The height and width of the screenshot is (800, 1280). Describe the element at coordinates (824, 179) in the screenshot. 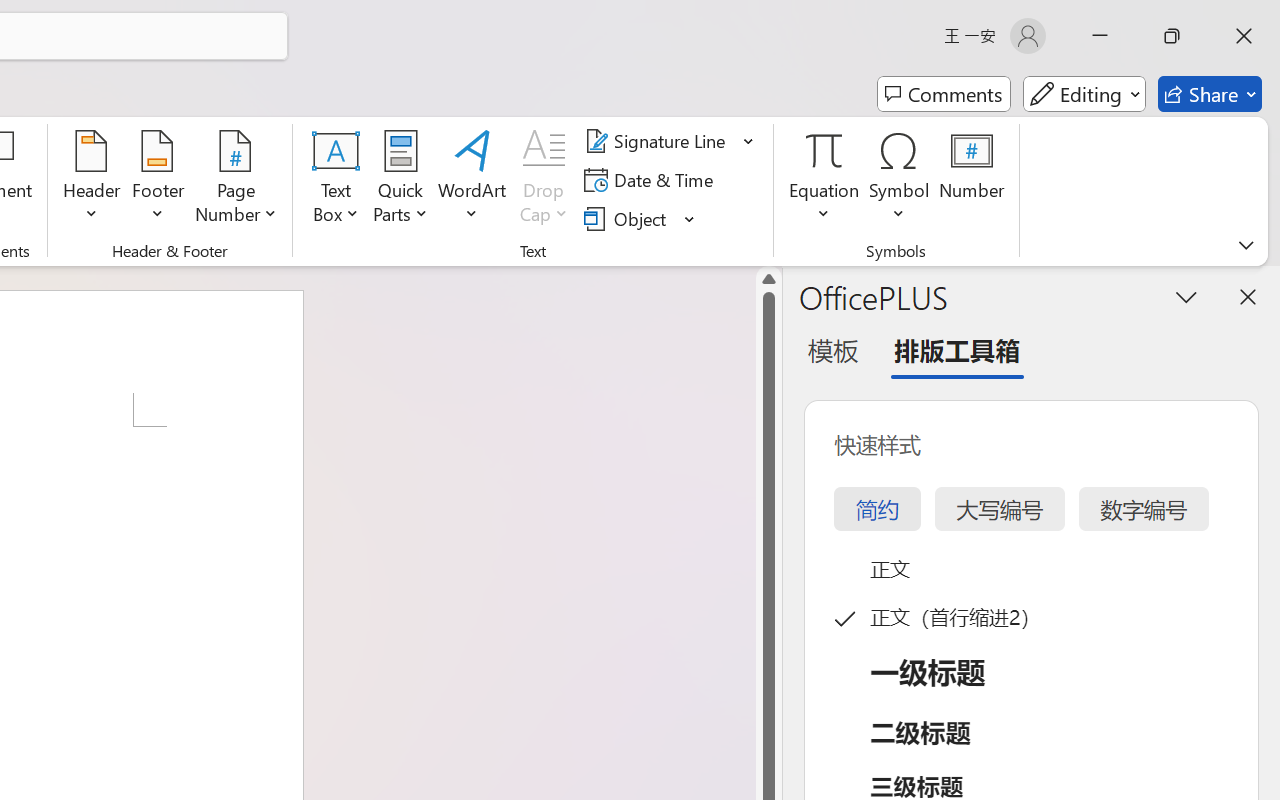

I see `'Equation'` at that location.